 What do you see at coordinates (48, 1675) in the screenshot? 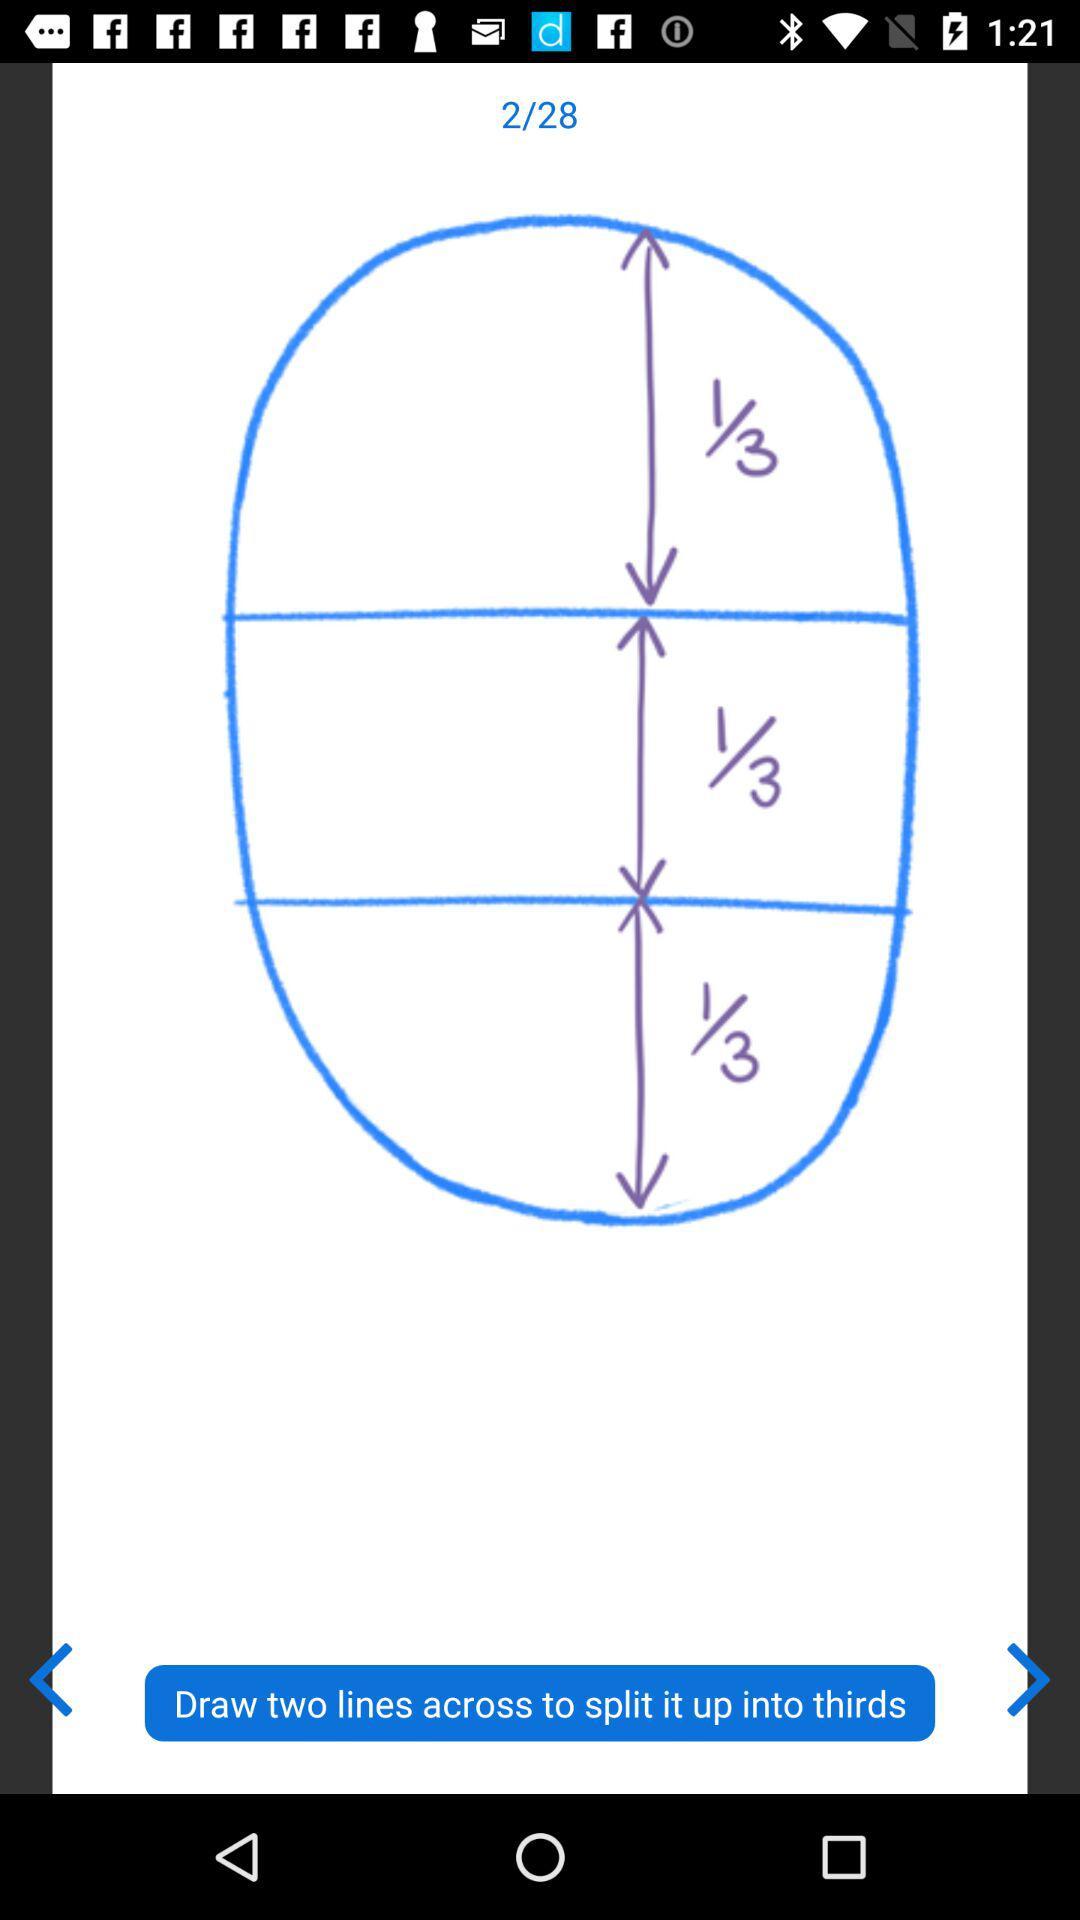
I see `item to the left of draw two lines item` at bounding box center [48, 1675].